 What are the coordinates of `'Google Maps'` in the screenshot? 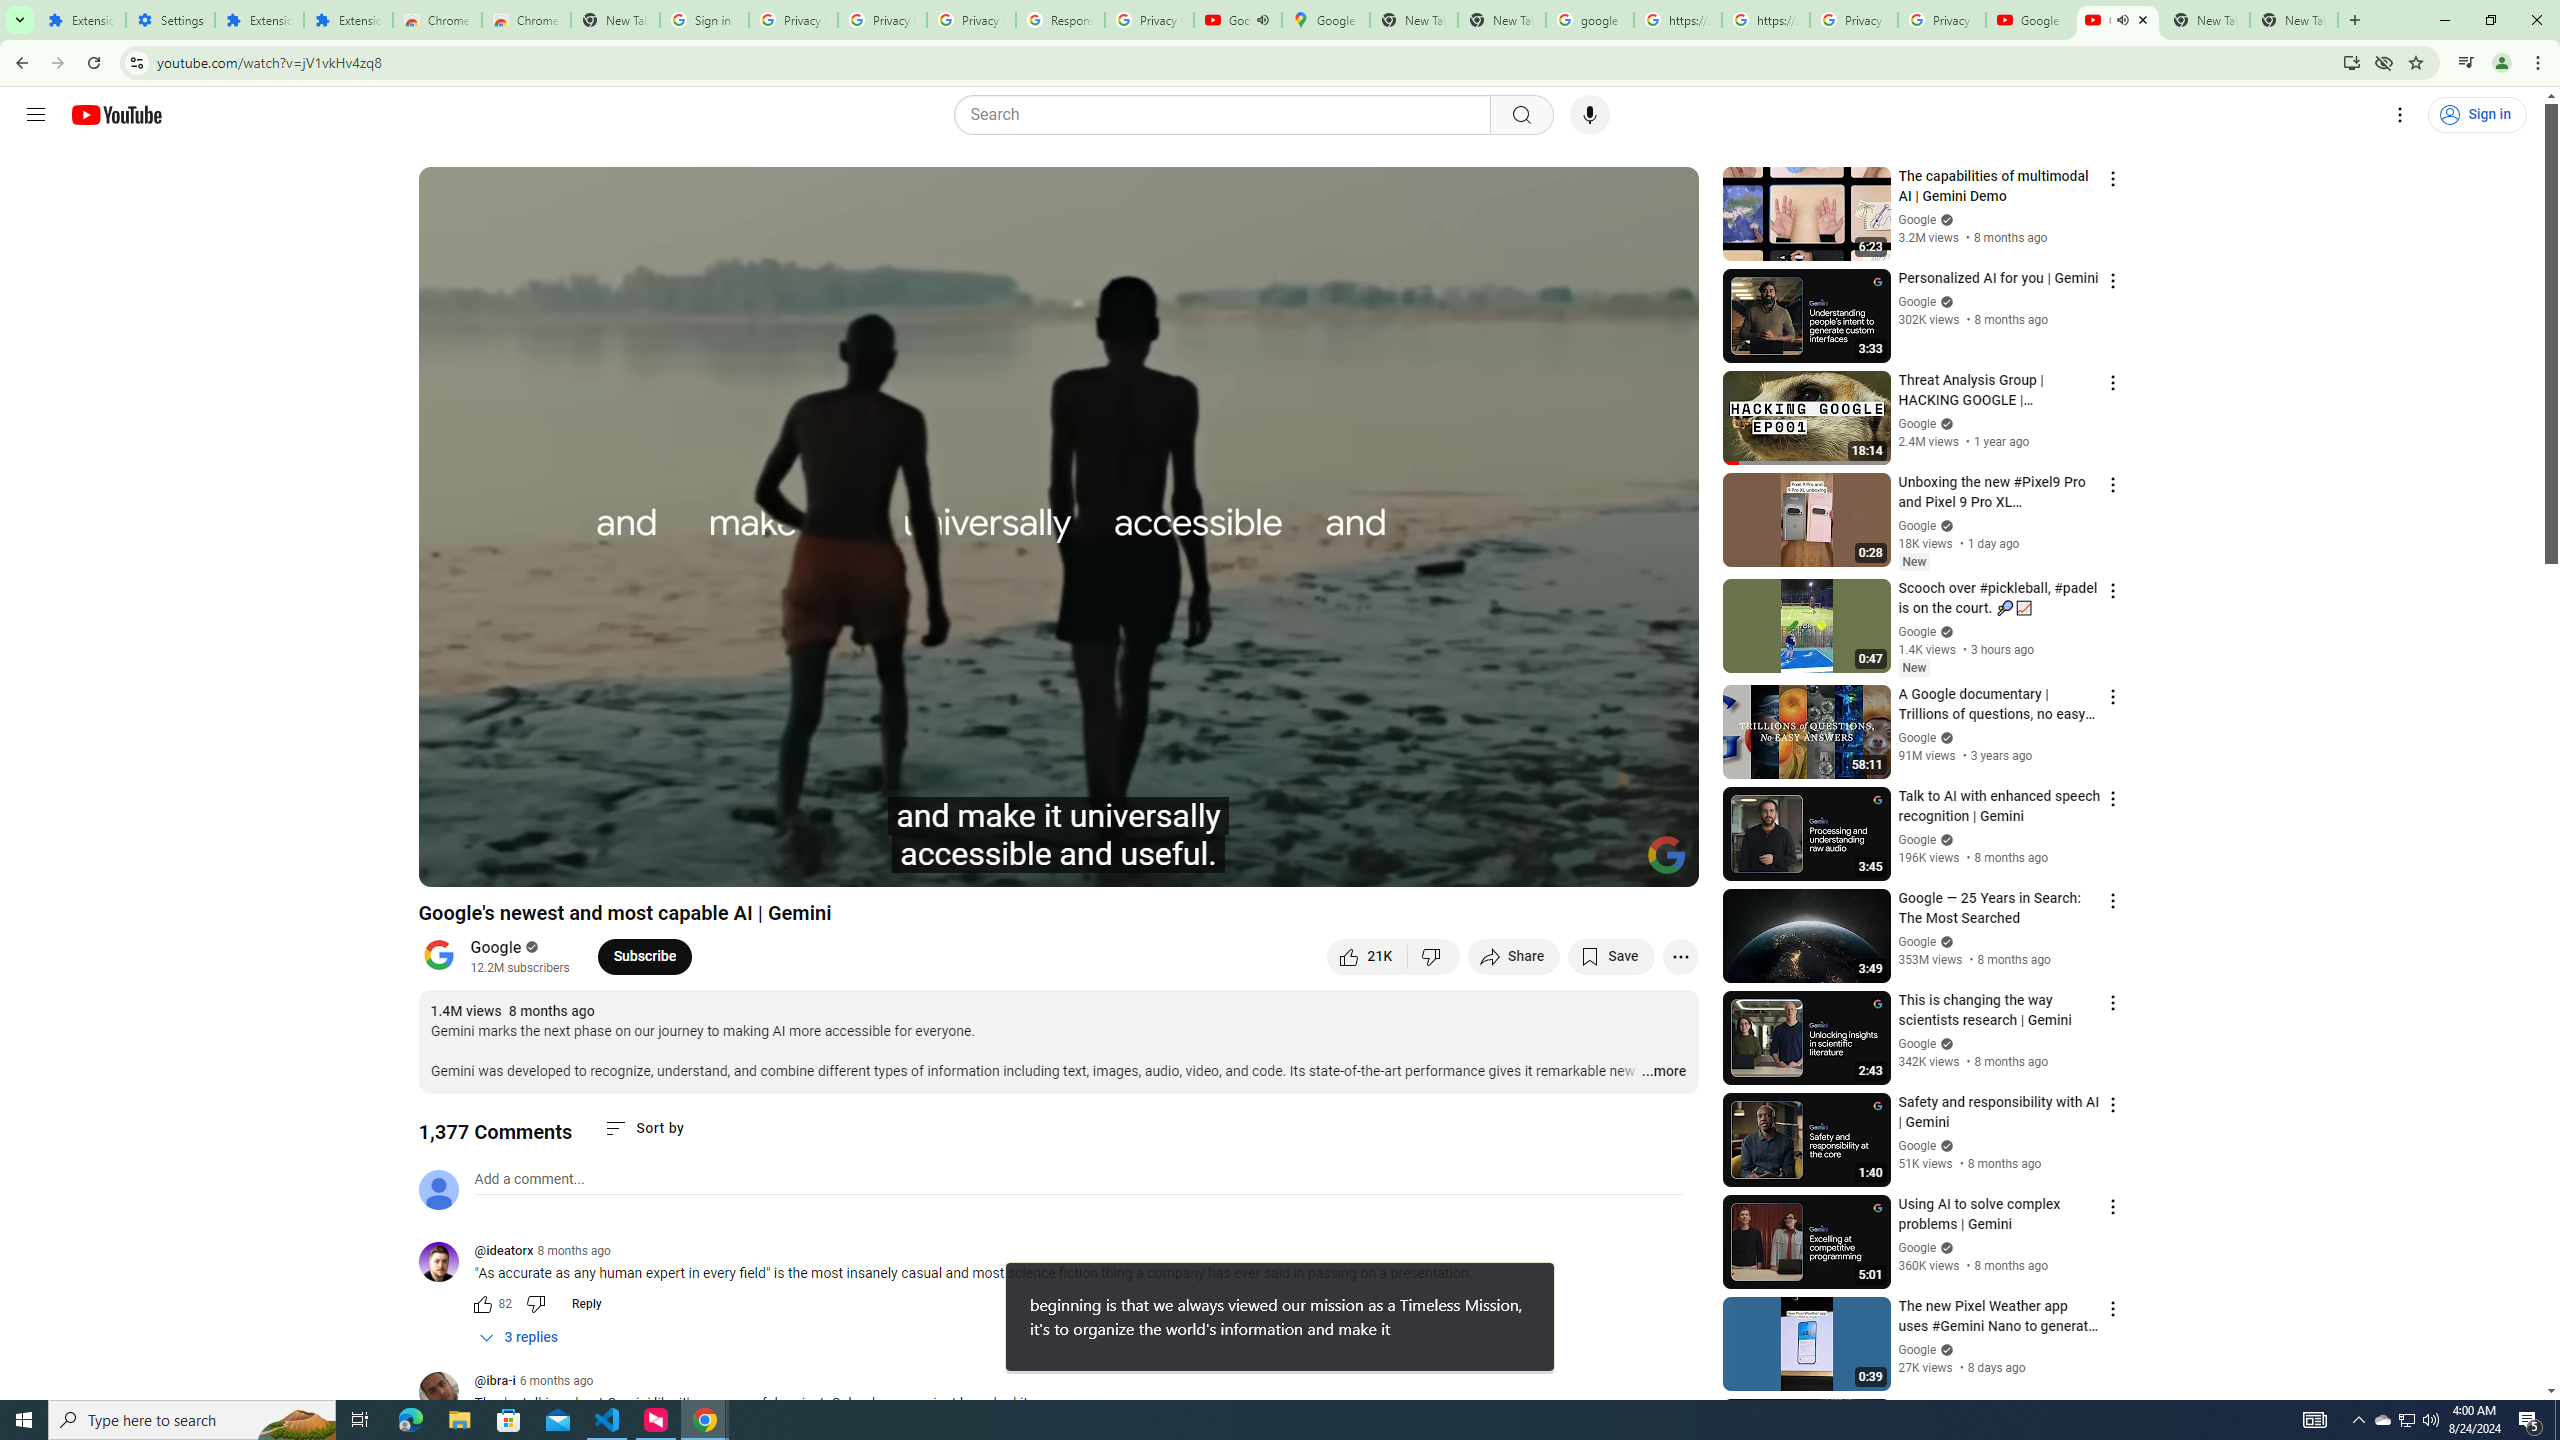 It's located at (1325, 19).